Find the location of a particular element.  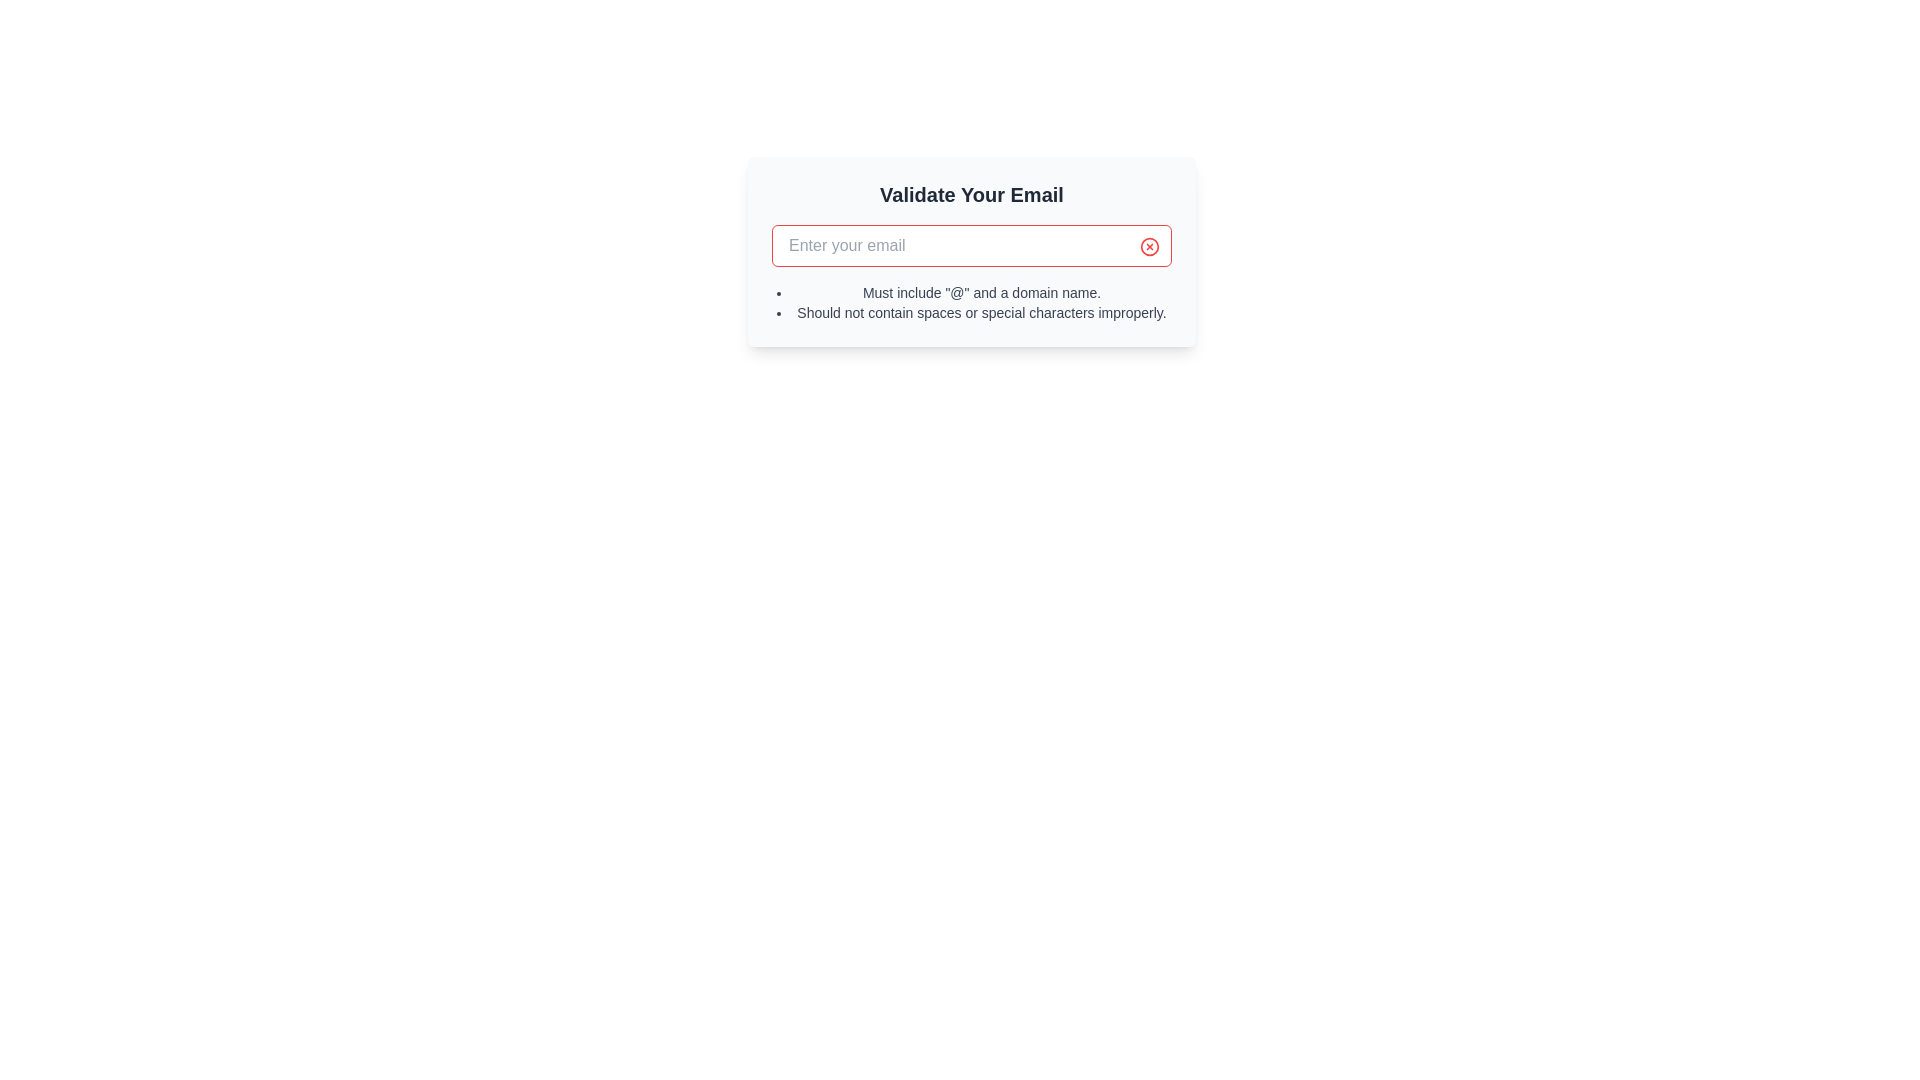

the decorative graphical element (circle) located at the top-right corner of the email input field's text box is located at coordinates (1150, 245).